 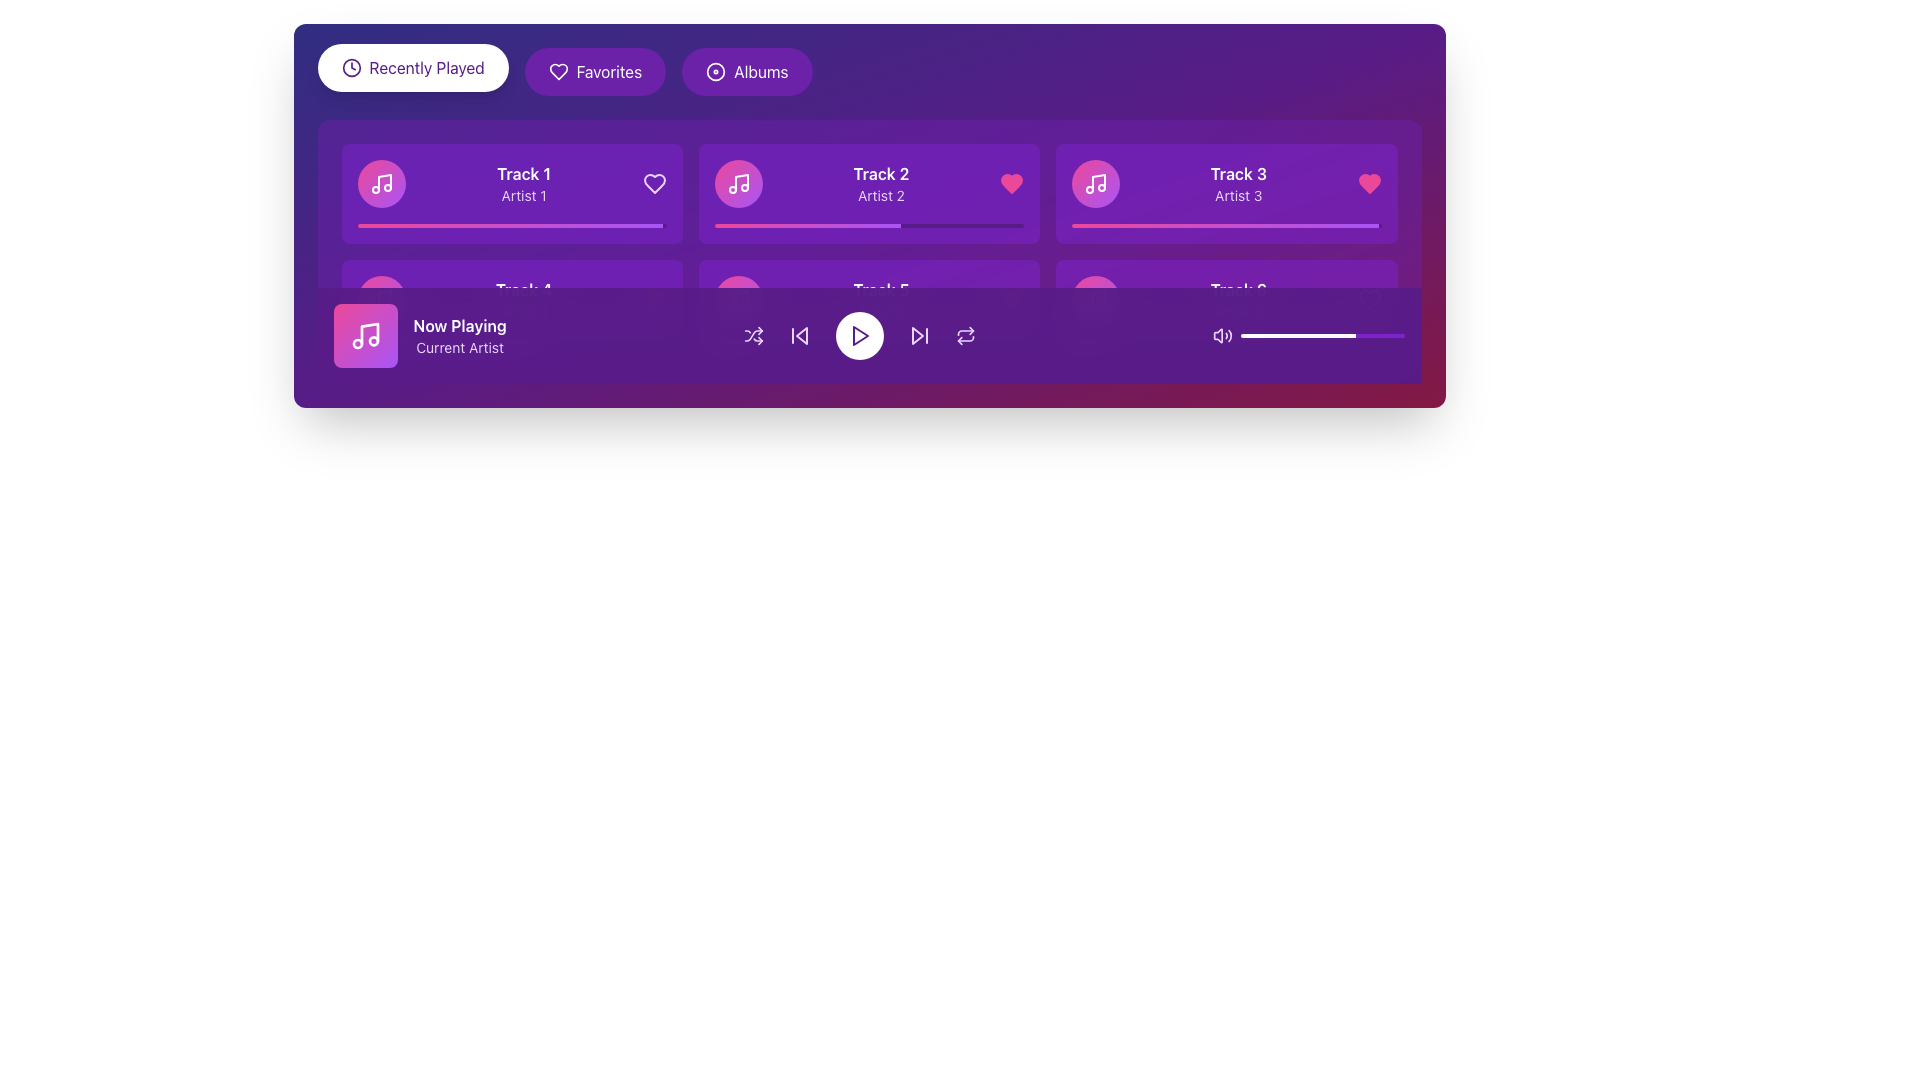 What do you see at coordinates (512, 309) in the screenshot?
I see `the Informational card that displays information about the currently playing track, located in the left column of the bottom row of the grid` at bounding box center [512, 309].